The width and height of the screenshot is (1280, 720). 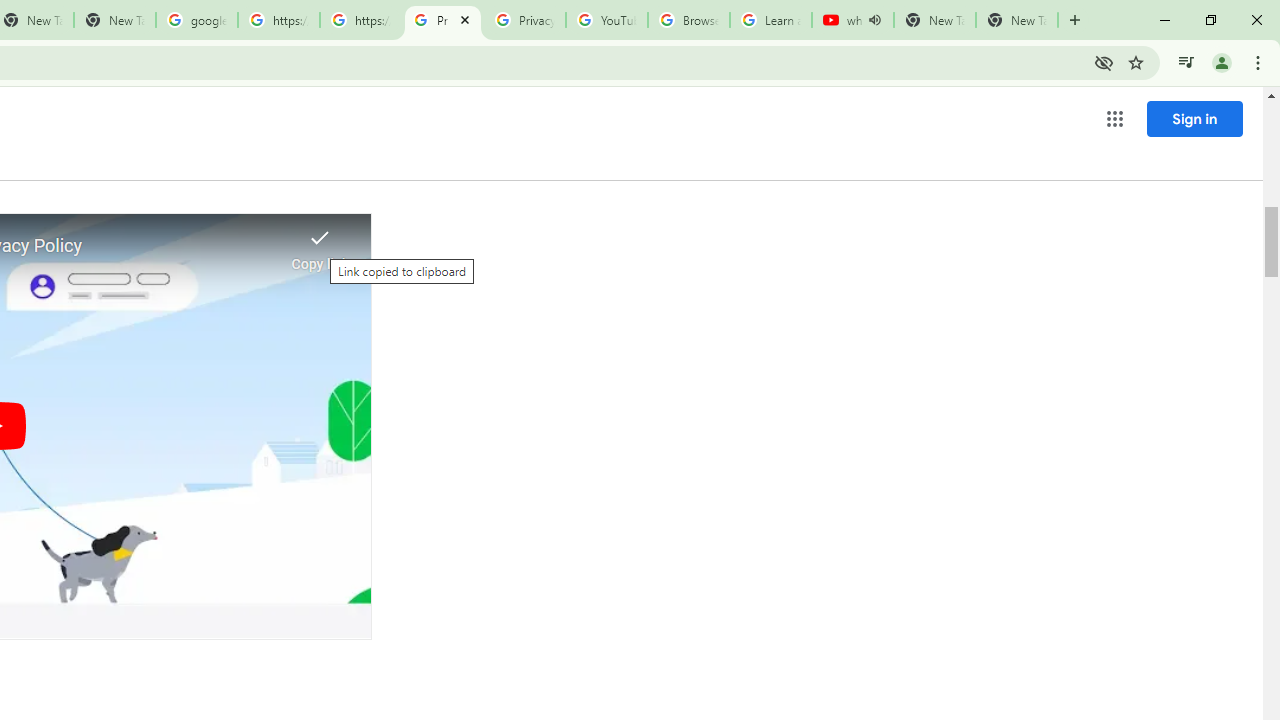 I want to click on 'Link copied to clipboard', so click(x=320, y=243).